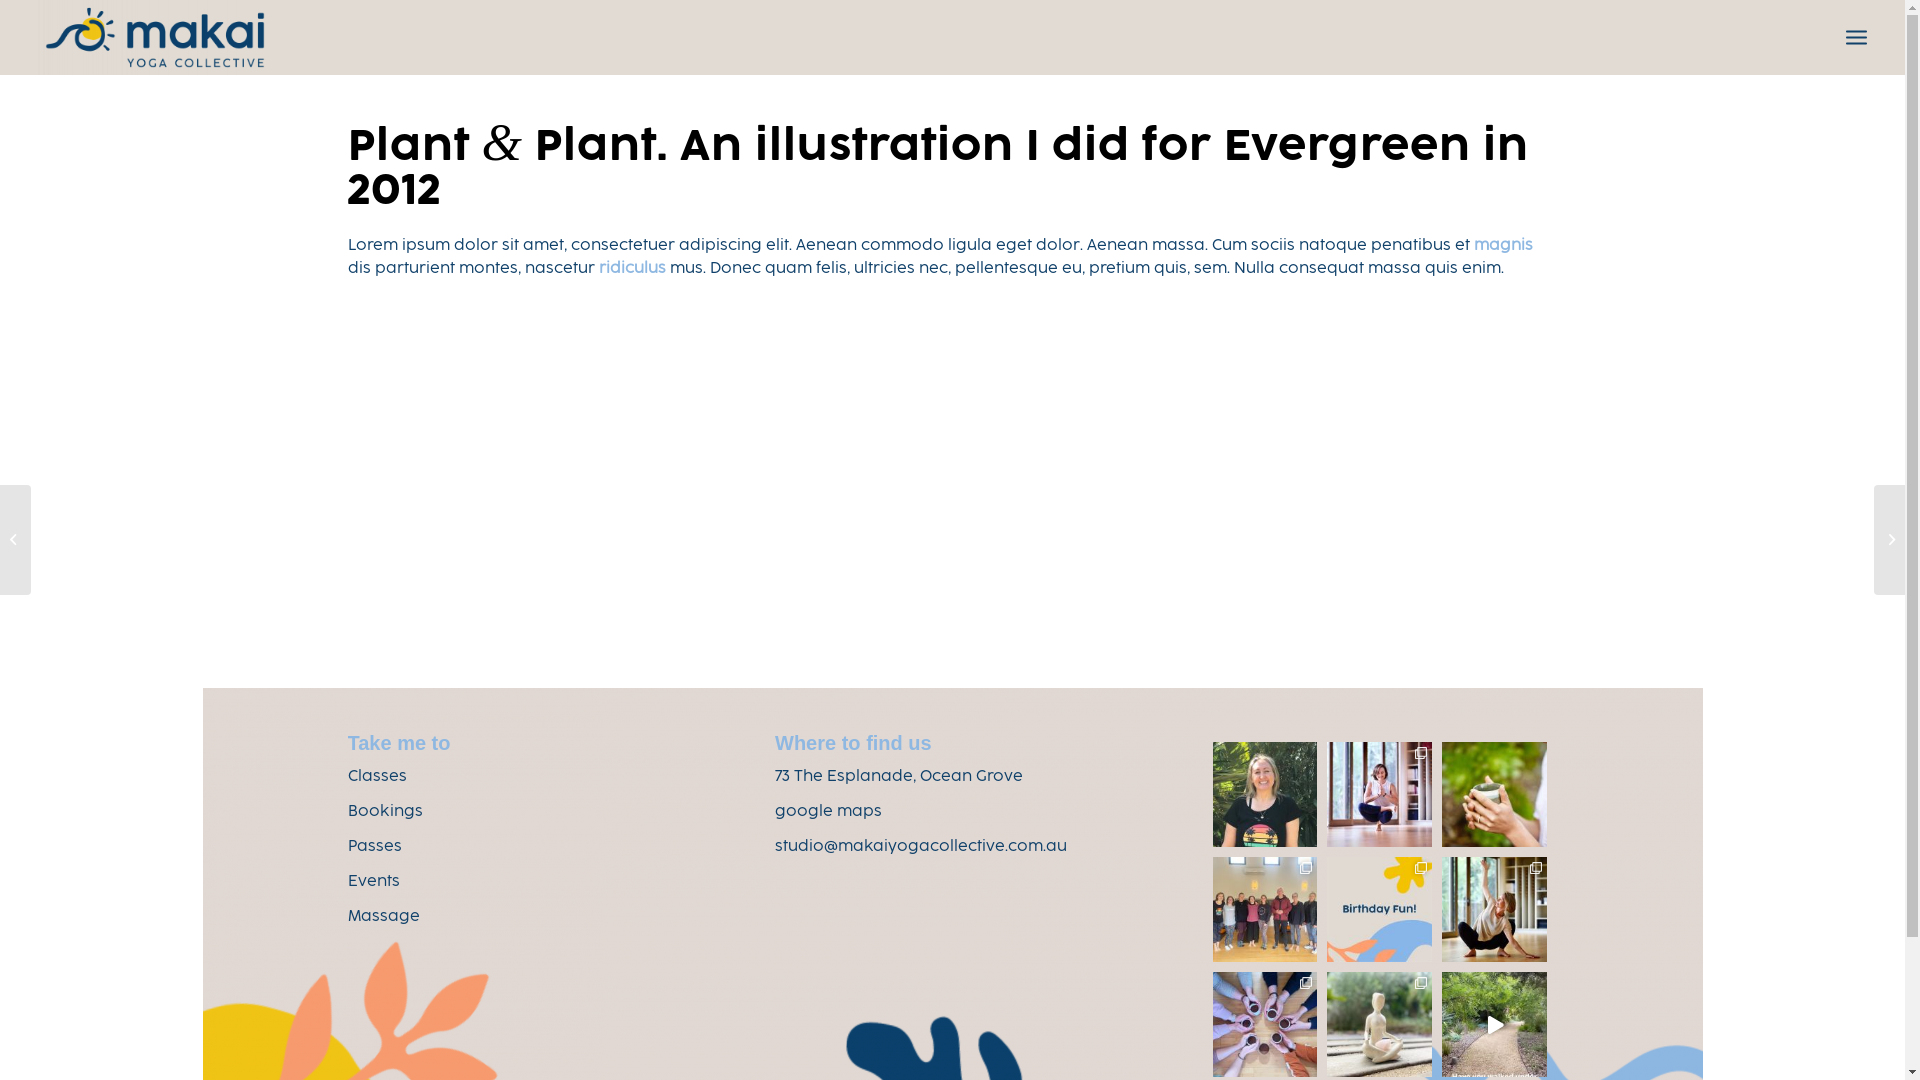  Describe the element at coordinates (374, 881) in the screenshot. I see `'Events'` at that location.